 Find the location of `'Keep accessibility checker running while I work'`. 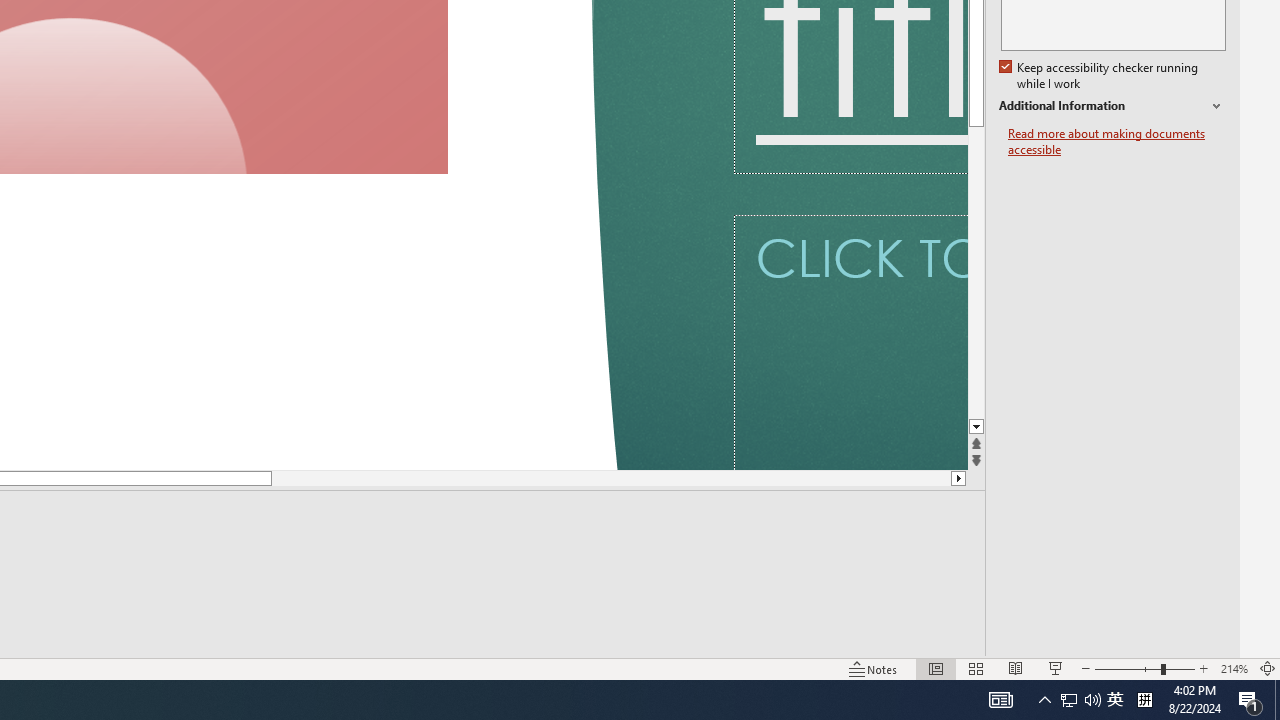

'Keep accessibility checker running while I work' is located at coordinates (1099, 75).